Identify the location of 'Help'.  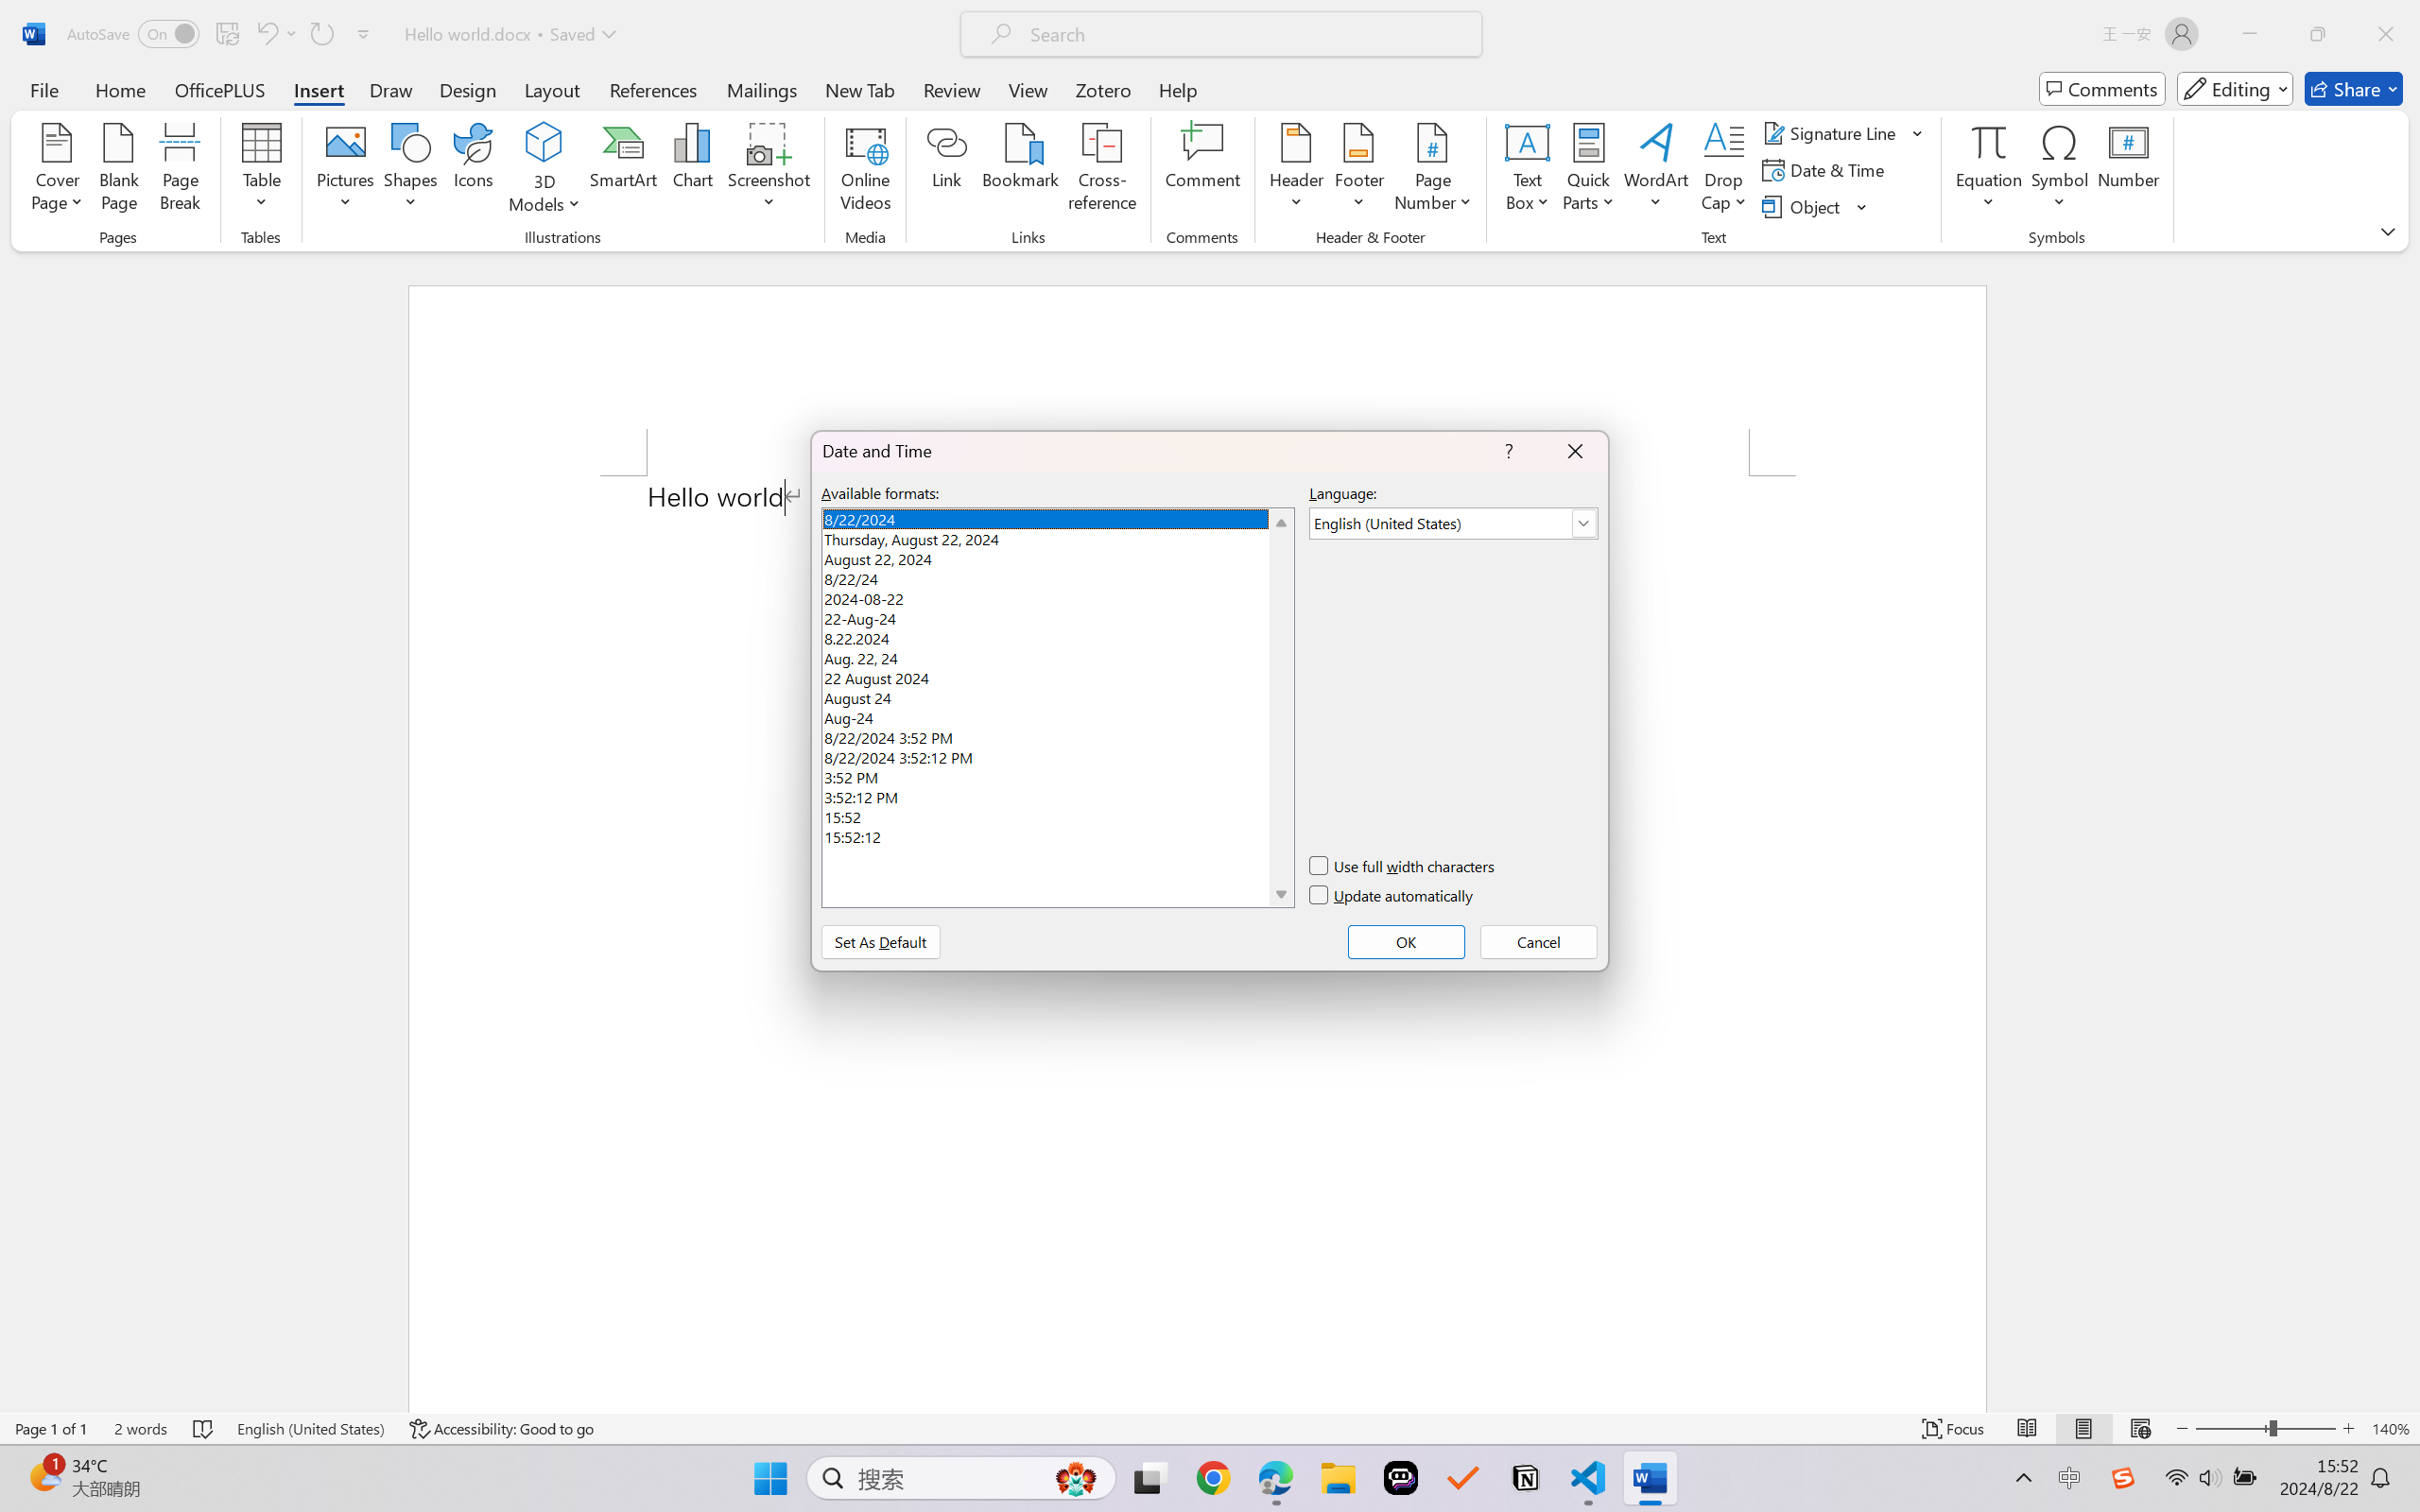
(1177, 88).